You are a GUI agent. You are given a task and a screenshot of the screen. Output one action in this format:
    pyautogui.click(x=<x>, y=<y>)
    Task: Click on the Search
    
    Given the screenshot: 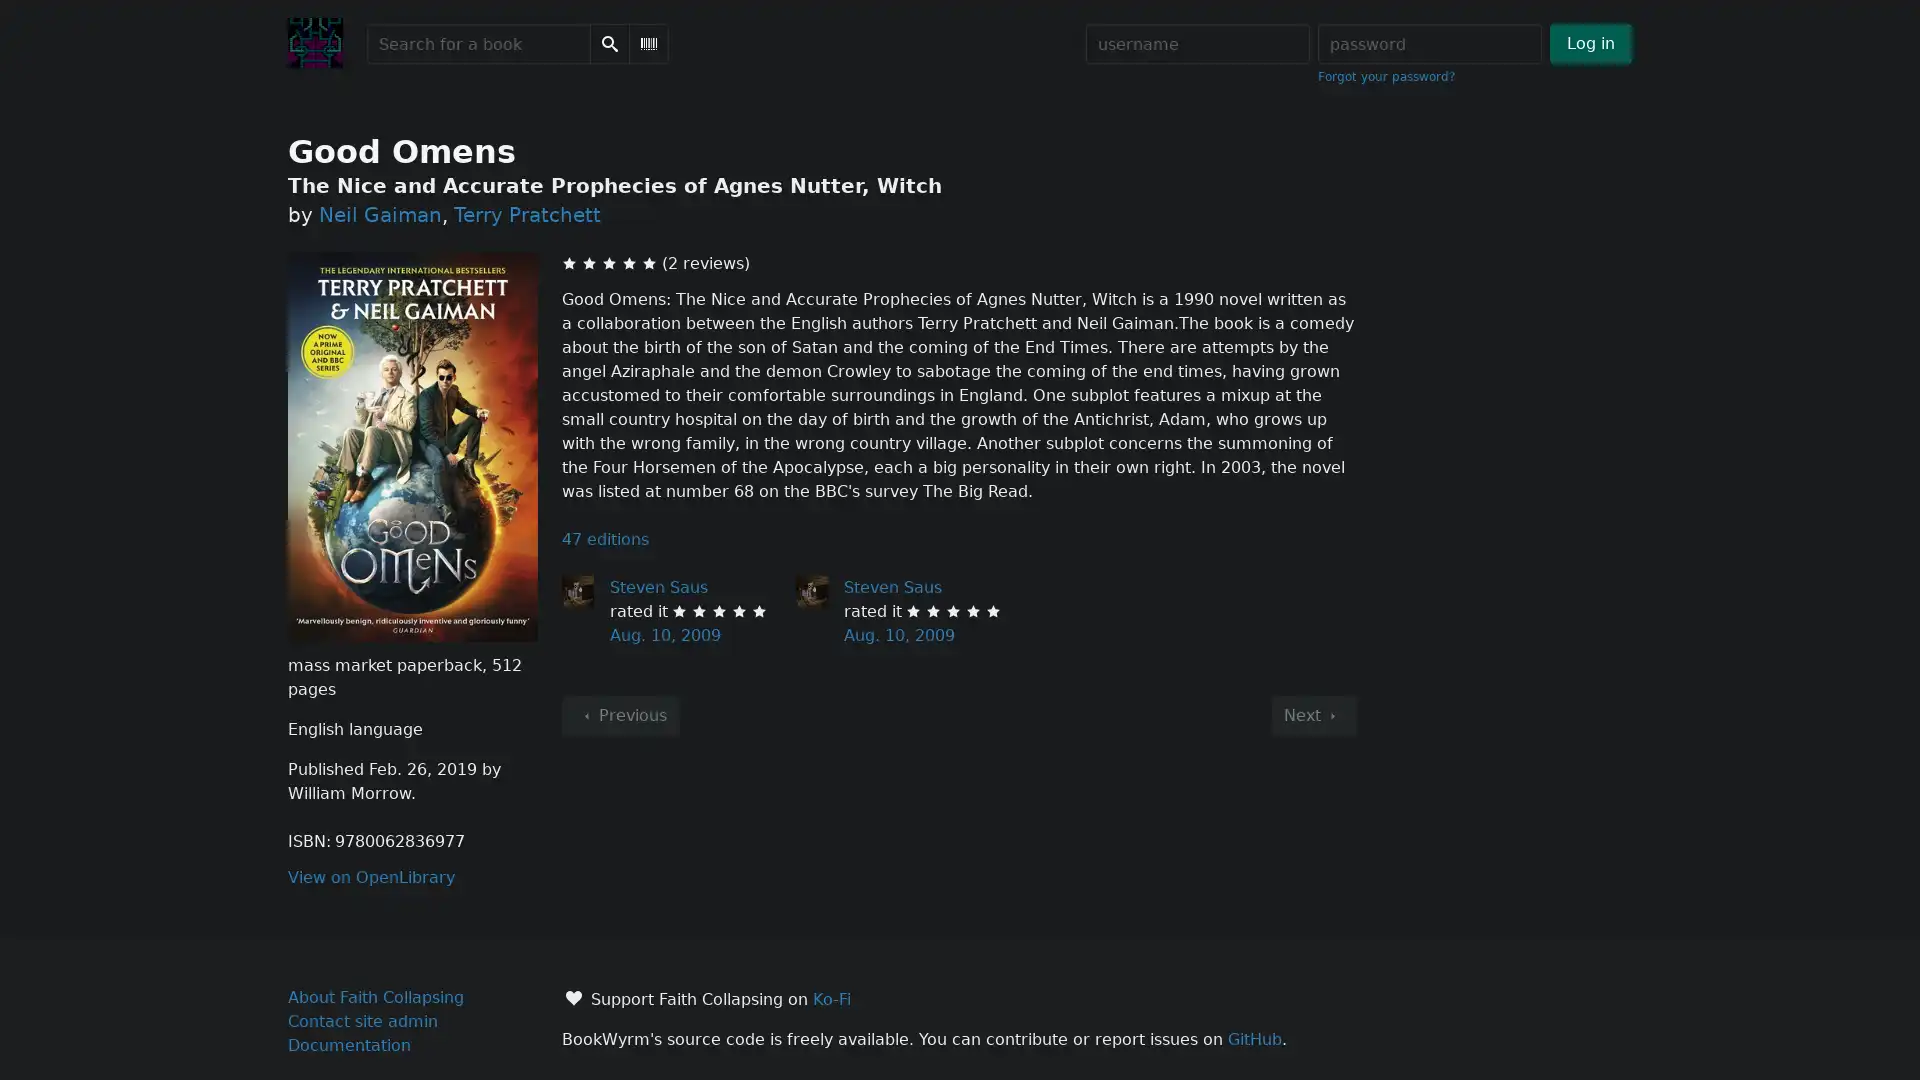 What is the action you would take?
    pyautogui.click(x=608, y=43)
    